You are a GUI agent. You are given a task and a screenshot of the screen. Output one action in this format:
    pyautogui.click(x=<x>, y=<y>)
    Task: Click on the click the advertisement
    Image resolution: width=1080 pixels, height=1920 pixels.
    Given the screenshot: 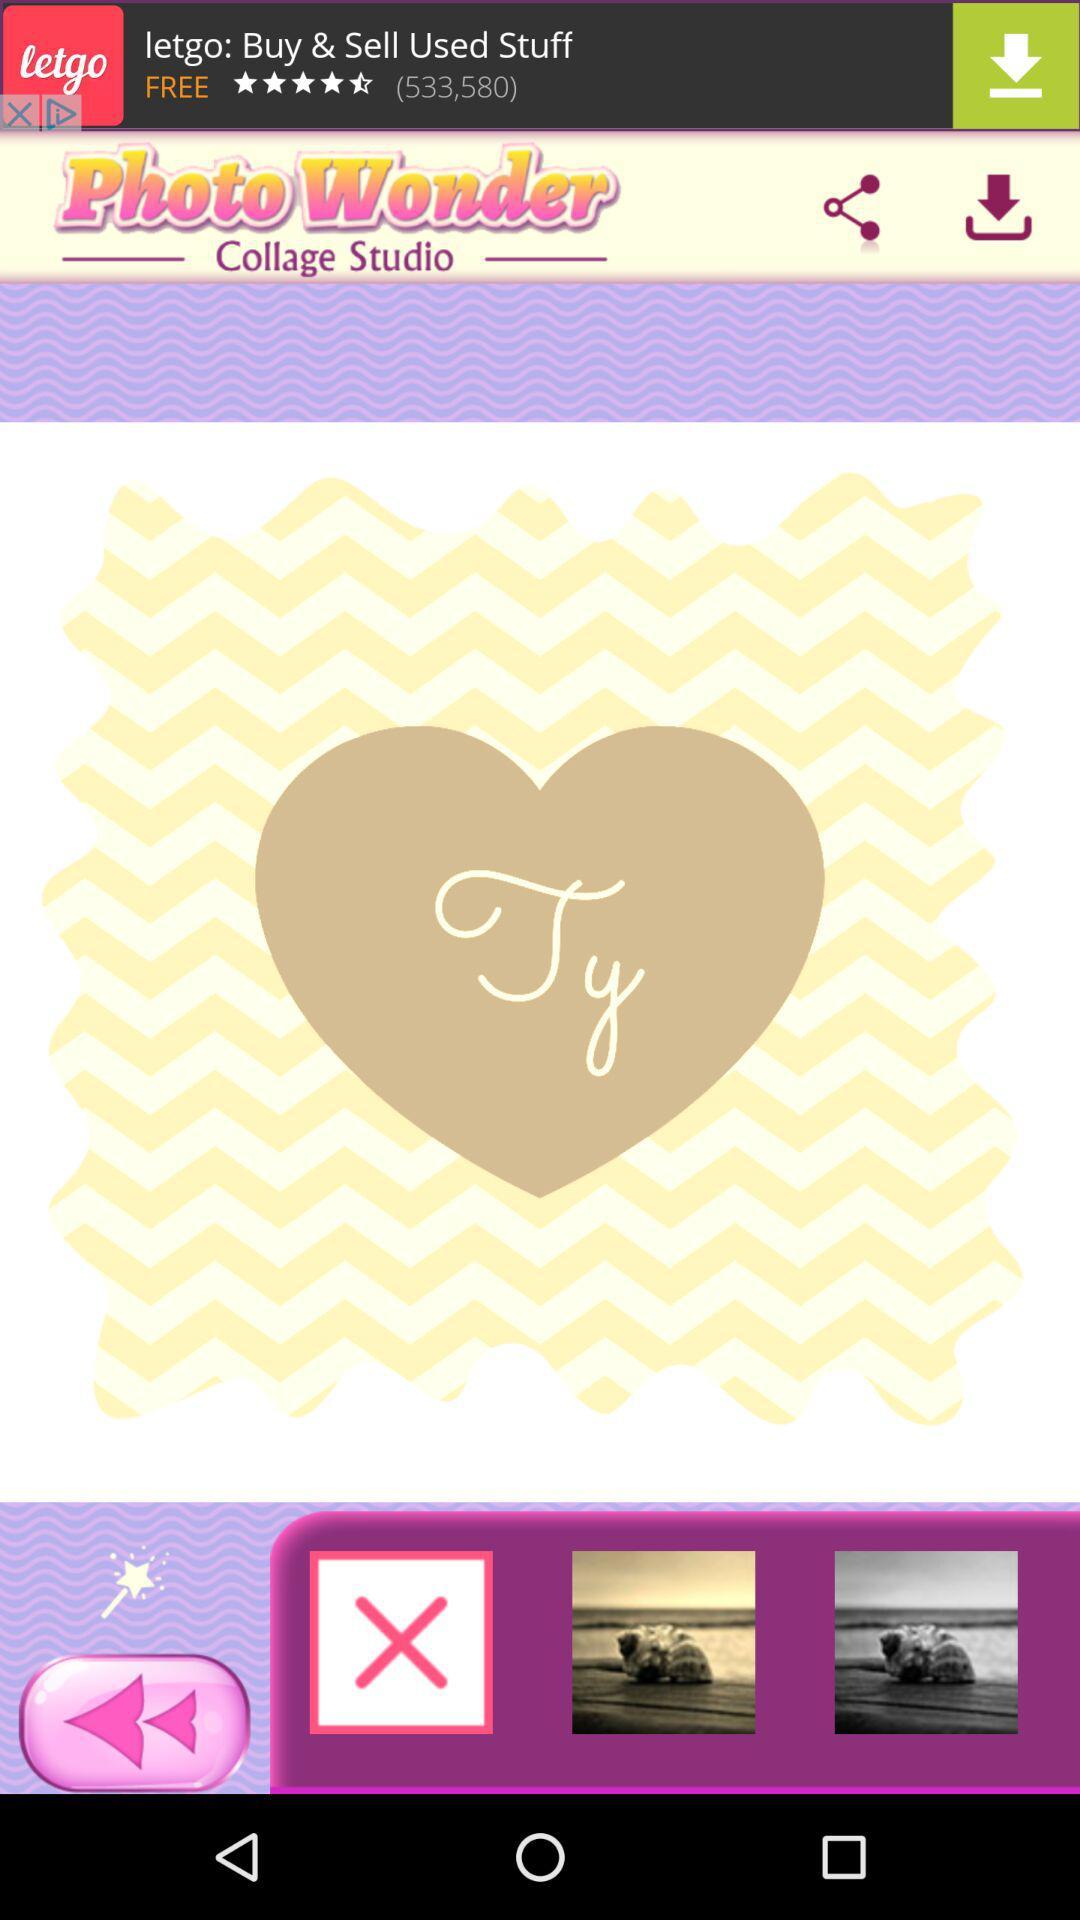 What is the action you would take?
    pyautogui.click(x=540, y=65)
    